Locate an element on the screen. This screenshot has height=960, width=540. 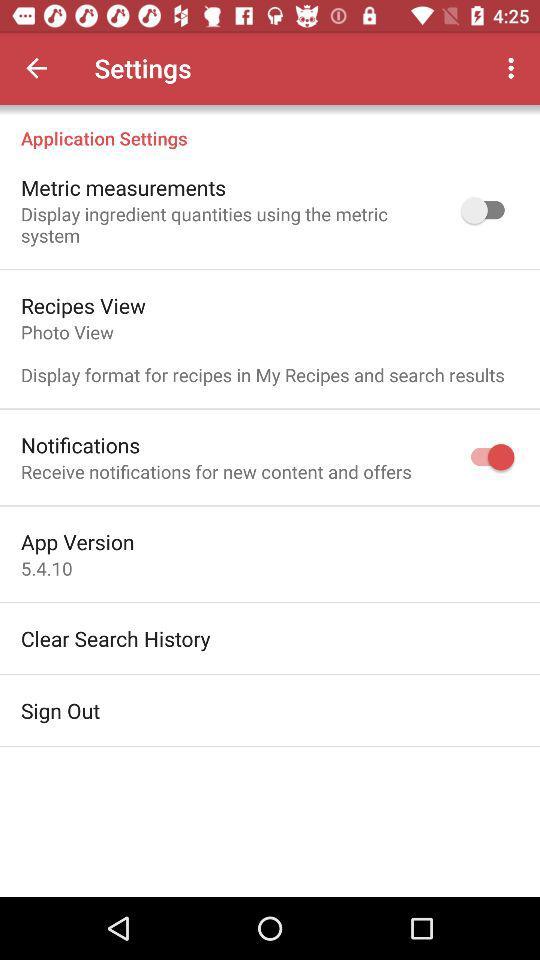
icon above notifications is located at coordinates (262, 353).